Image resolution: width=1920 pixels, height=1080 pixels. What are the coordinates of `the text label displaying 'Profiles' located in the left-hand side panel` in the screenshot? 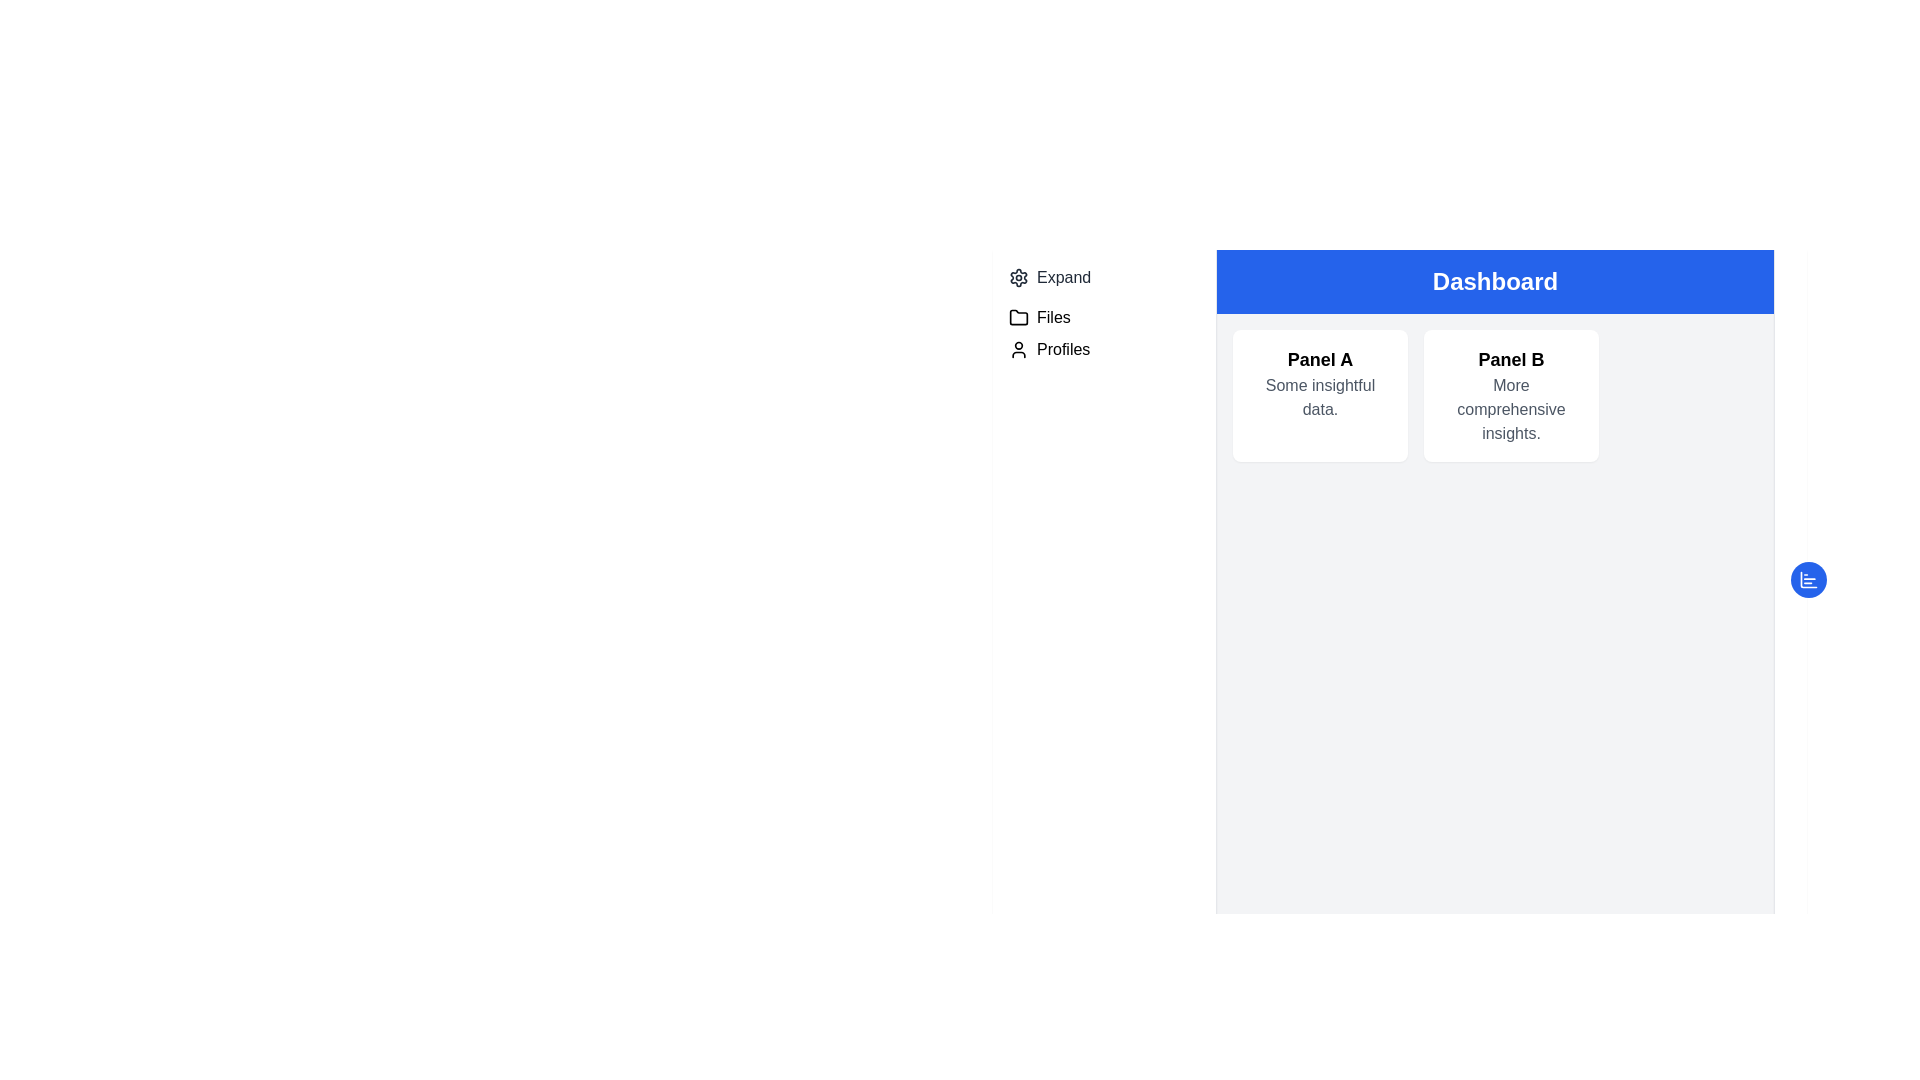 It's located at (1062, 349).